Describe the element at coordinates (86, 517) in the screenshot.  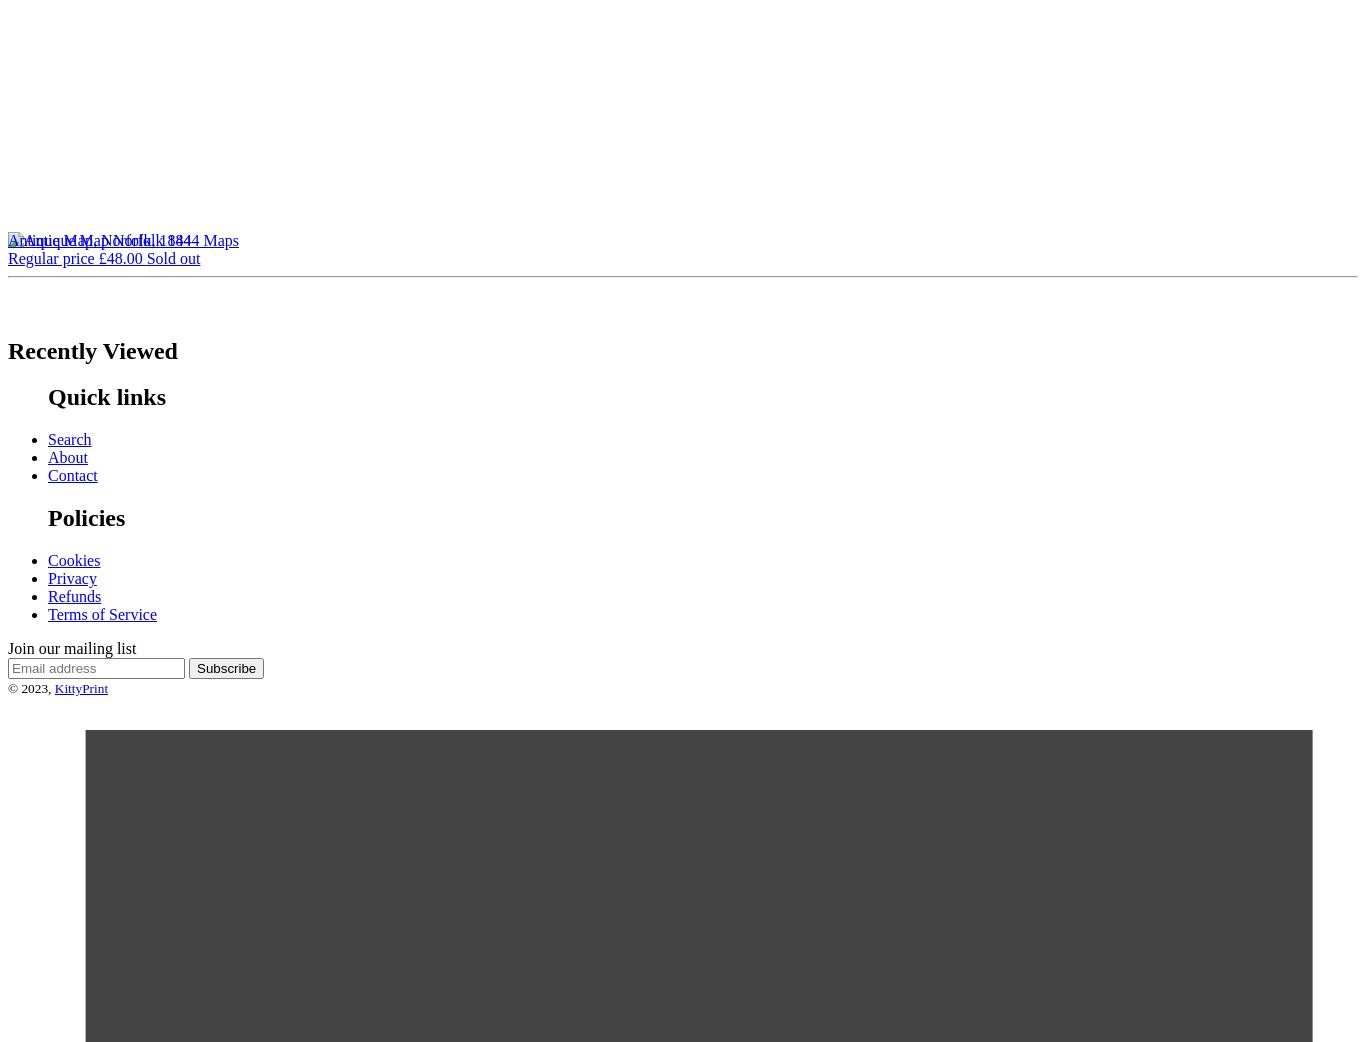
I see `'Policies'` at that location.